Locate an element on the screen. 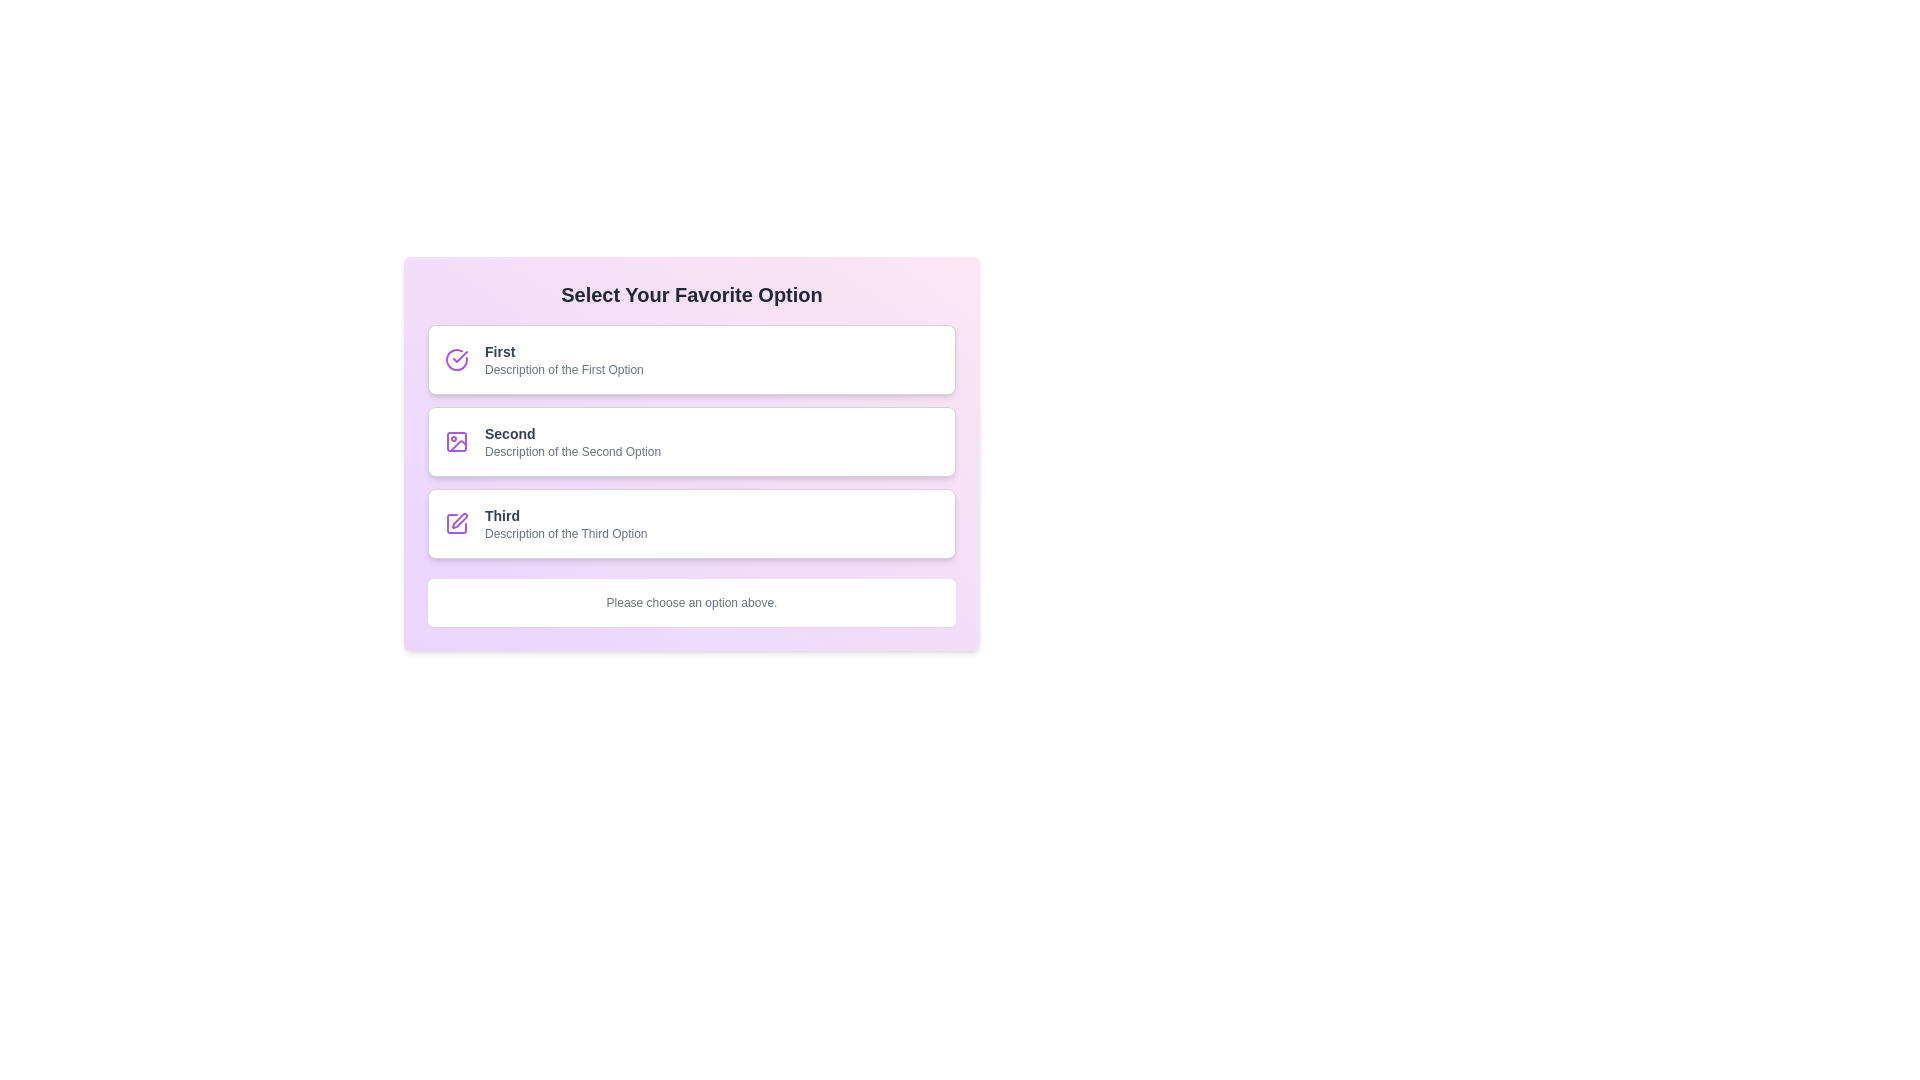  the icon located within the second option card labeled 'Second', positioned to the left of the text 'Second Description of the Second Option' is located at coordinates (455, 441).